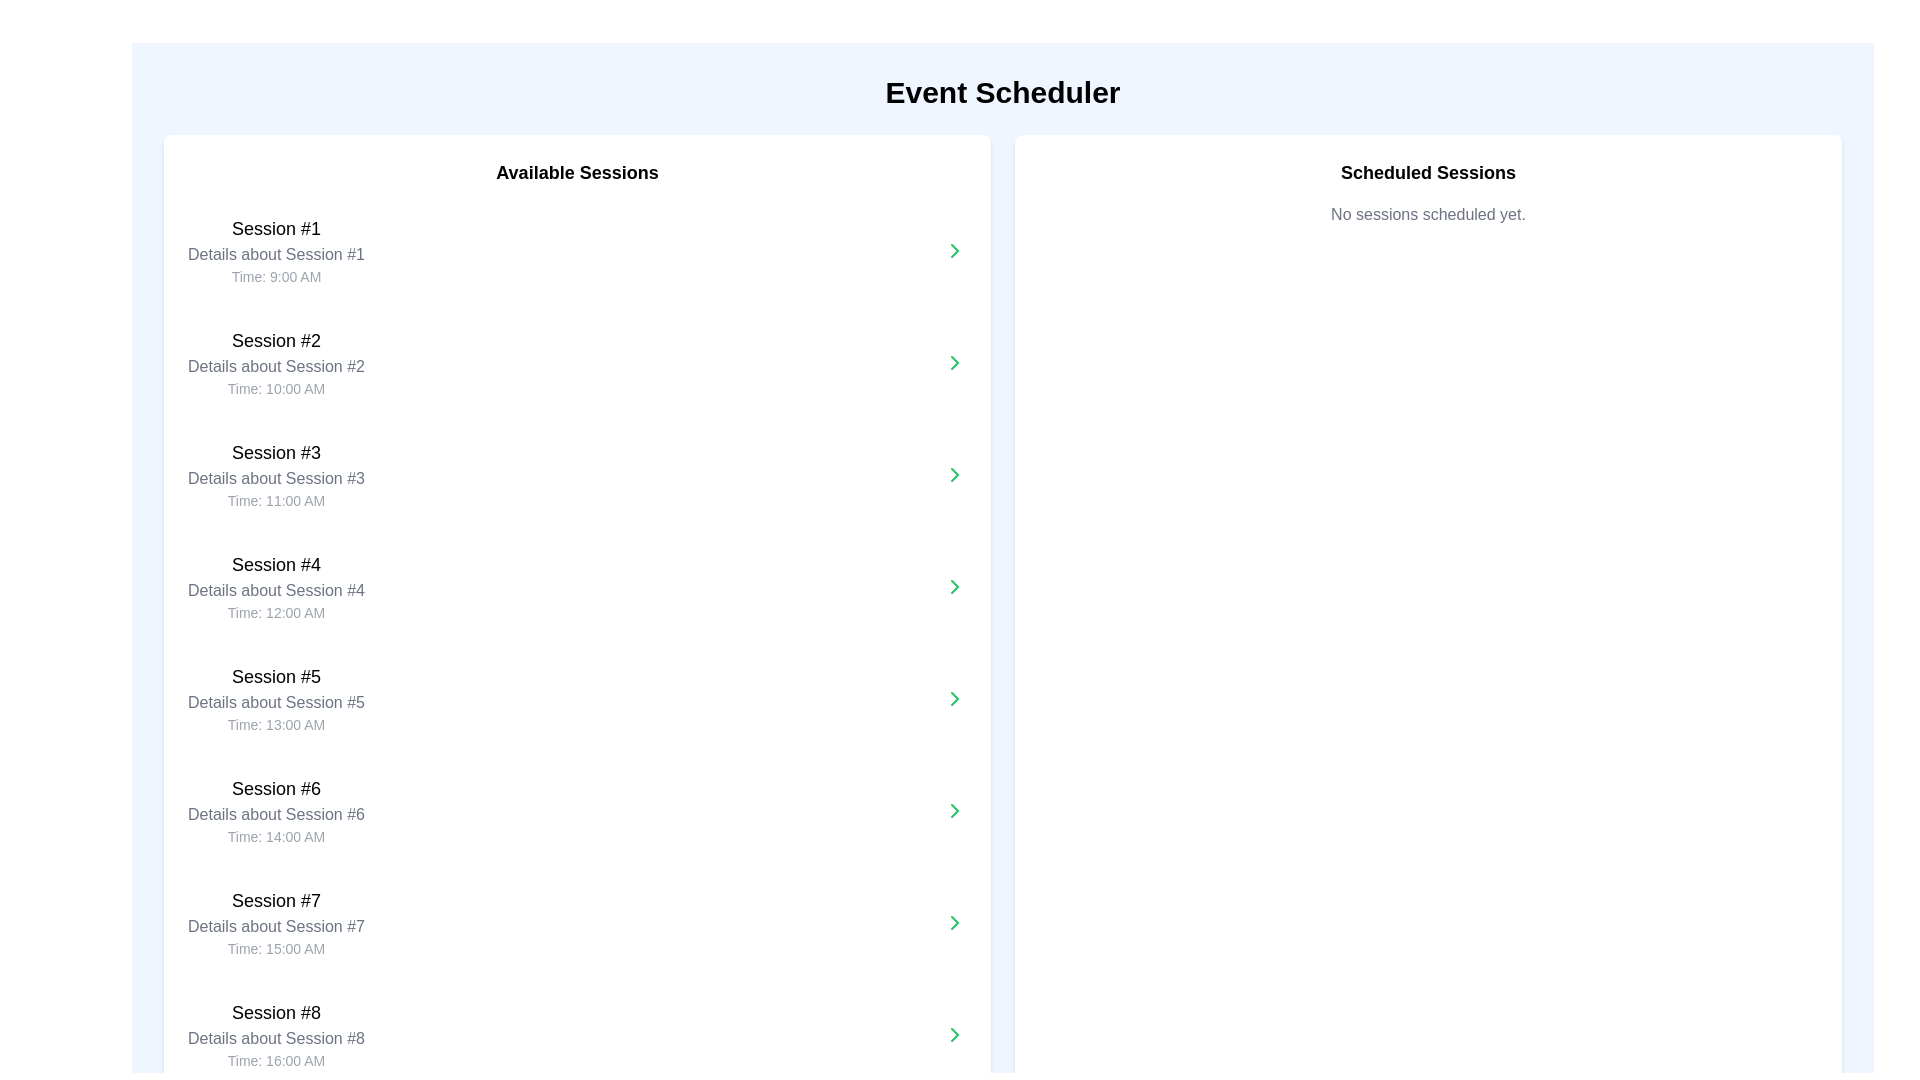  Describe the element at coordinates (954, 697) in the screenshot. I see `the right-pointing chevron icon associated with 'Session #5' in the 'Available Sessions' list on the left panel` at that location.